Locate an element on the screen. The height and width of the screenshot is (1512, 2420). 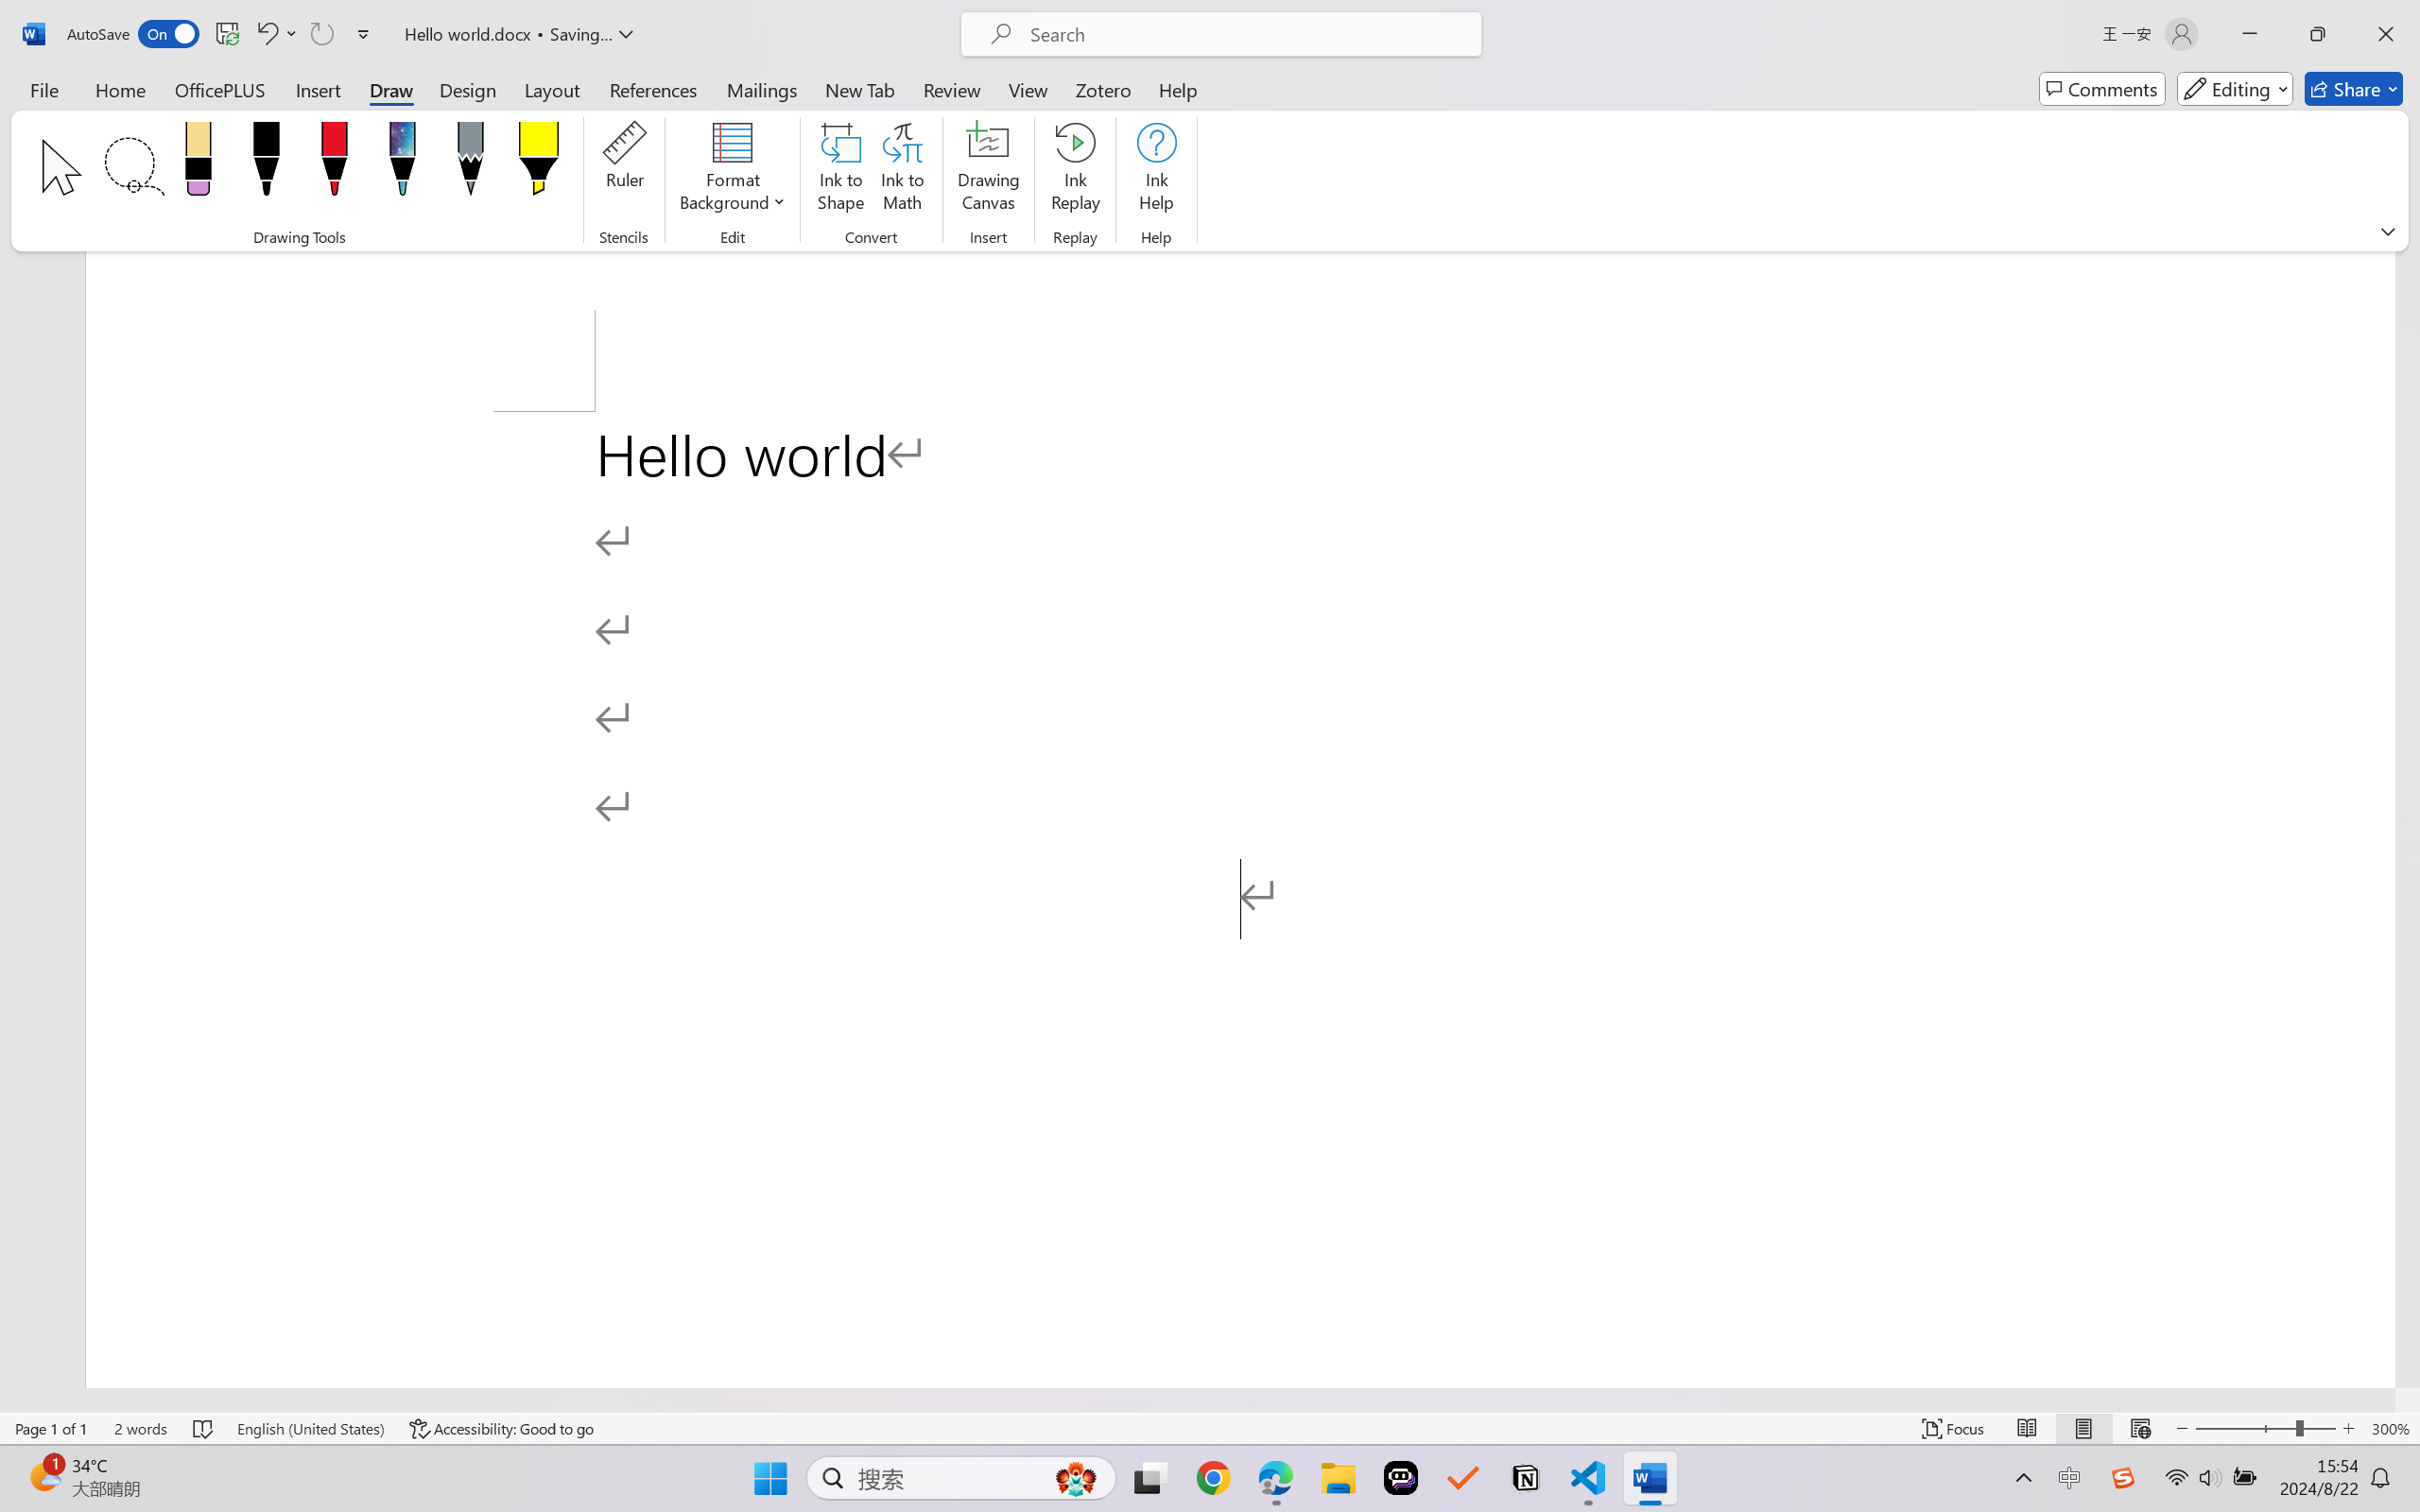
'Zoom' is located at coordinates (2266, 1428).